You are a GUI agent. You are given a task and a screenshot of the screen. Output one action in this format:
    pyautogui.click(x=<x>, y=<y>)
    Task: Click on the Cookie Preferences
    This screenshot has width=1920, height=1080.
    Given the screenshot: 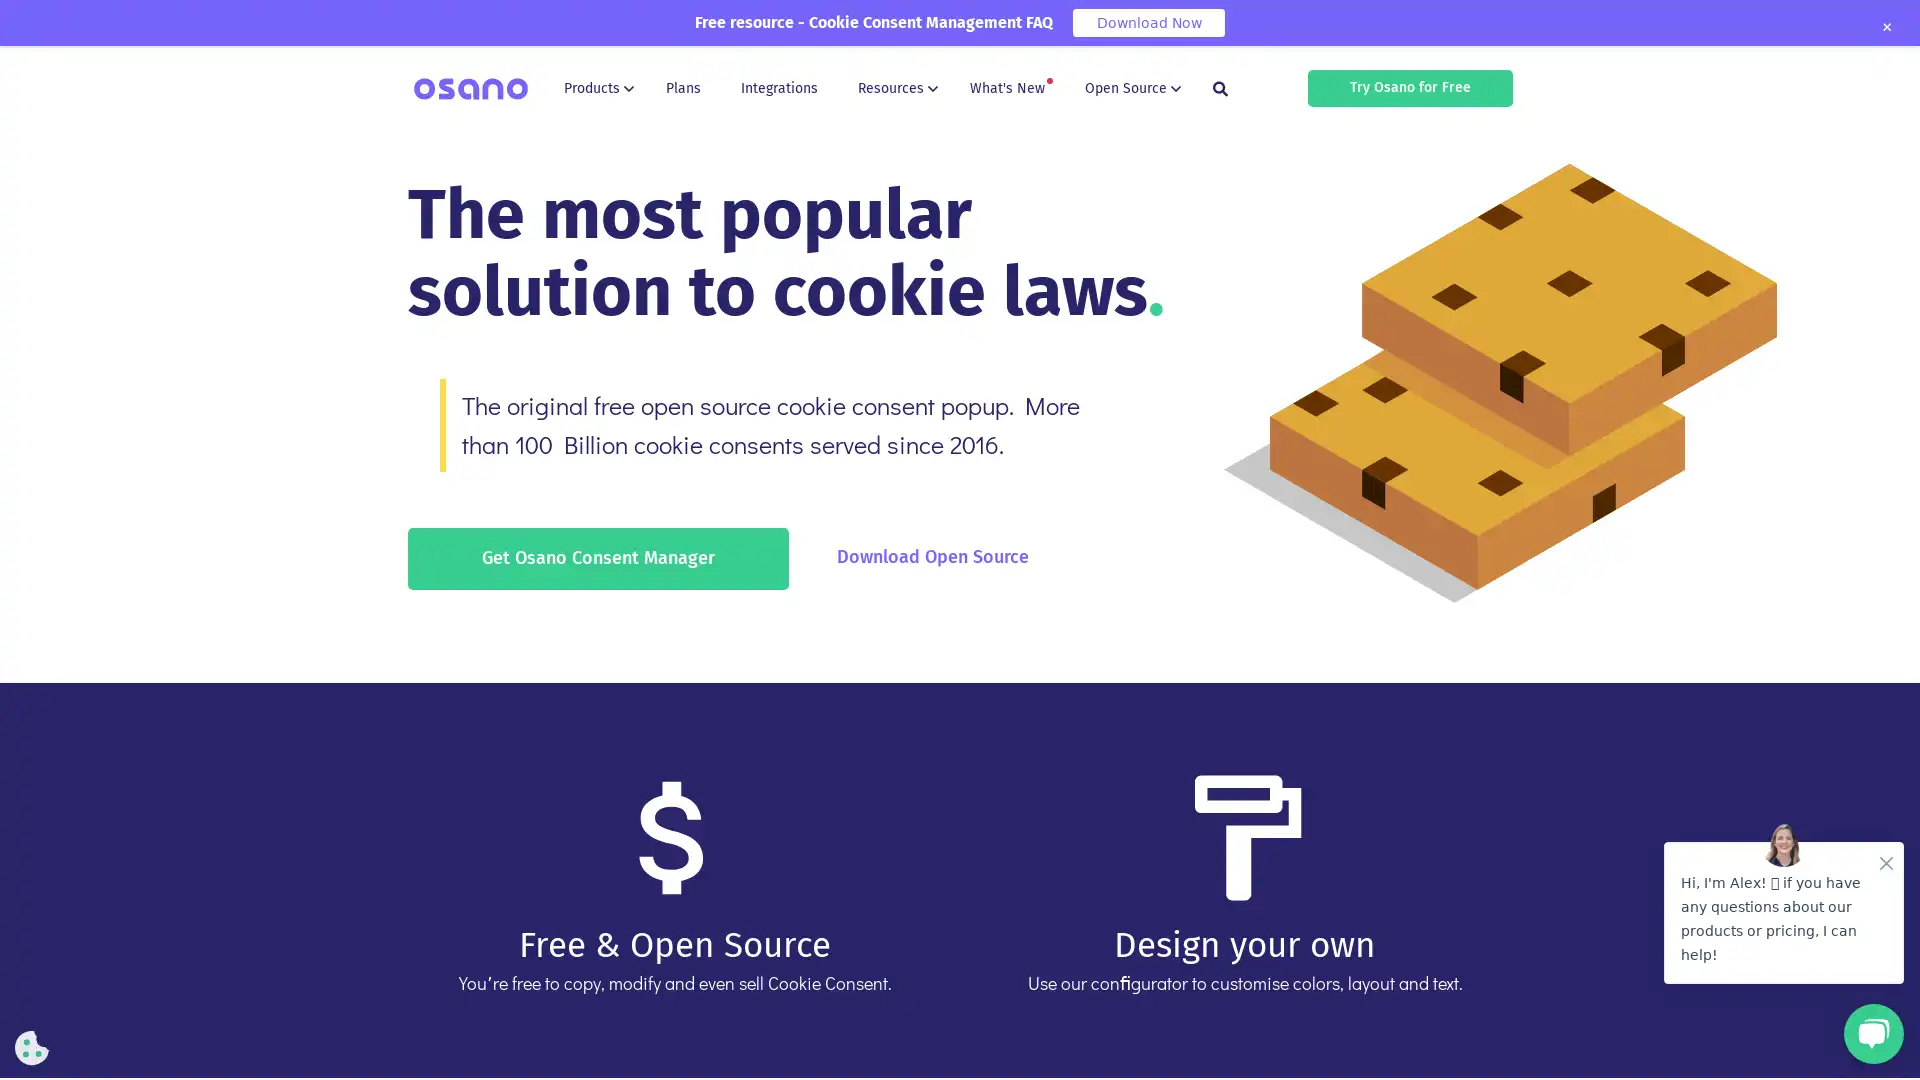 What is the action you would take?
    pyautogui.click(x=32, y=1047)
    